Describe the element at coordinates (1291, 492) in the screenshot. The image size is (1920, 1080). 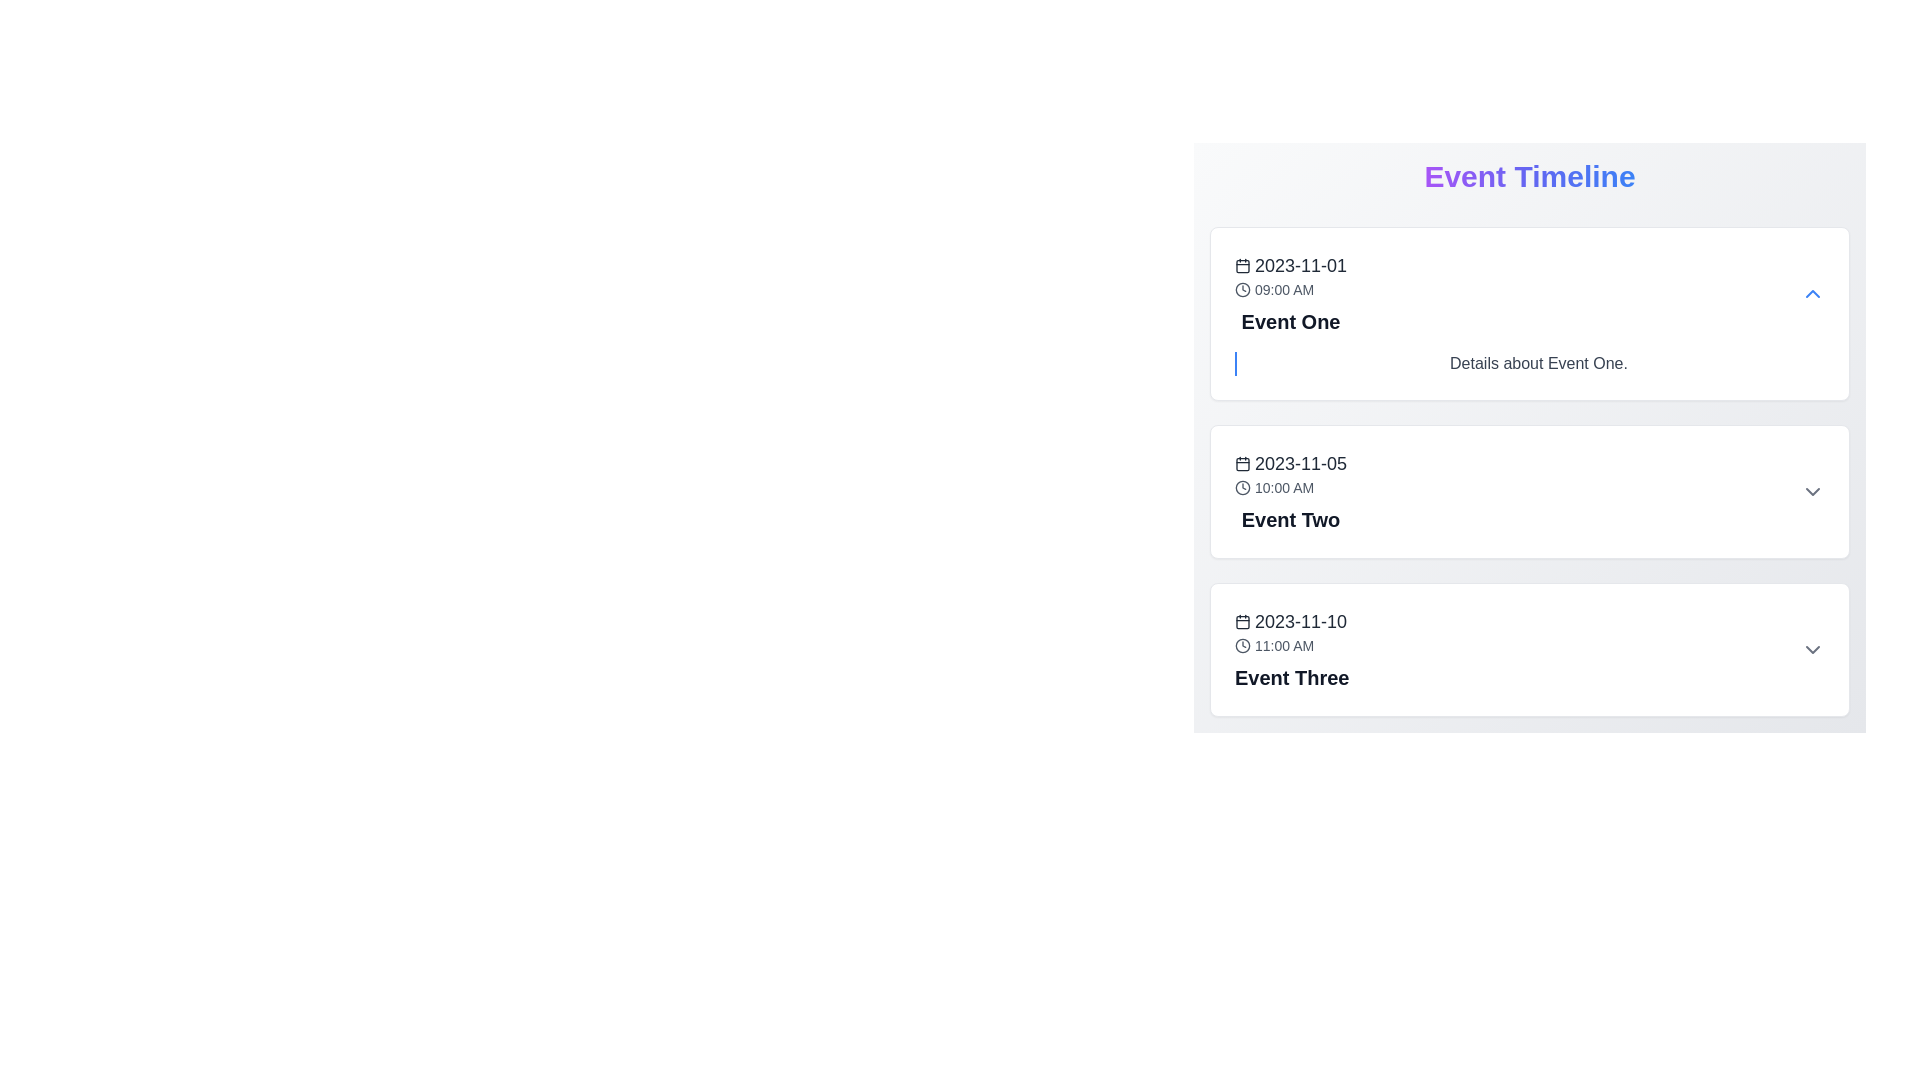
I see `the second event in the 'Event Timeline' interface, which serves as an informational block detailing a specific event` at that location.